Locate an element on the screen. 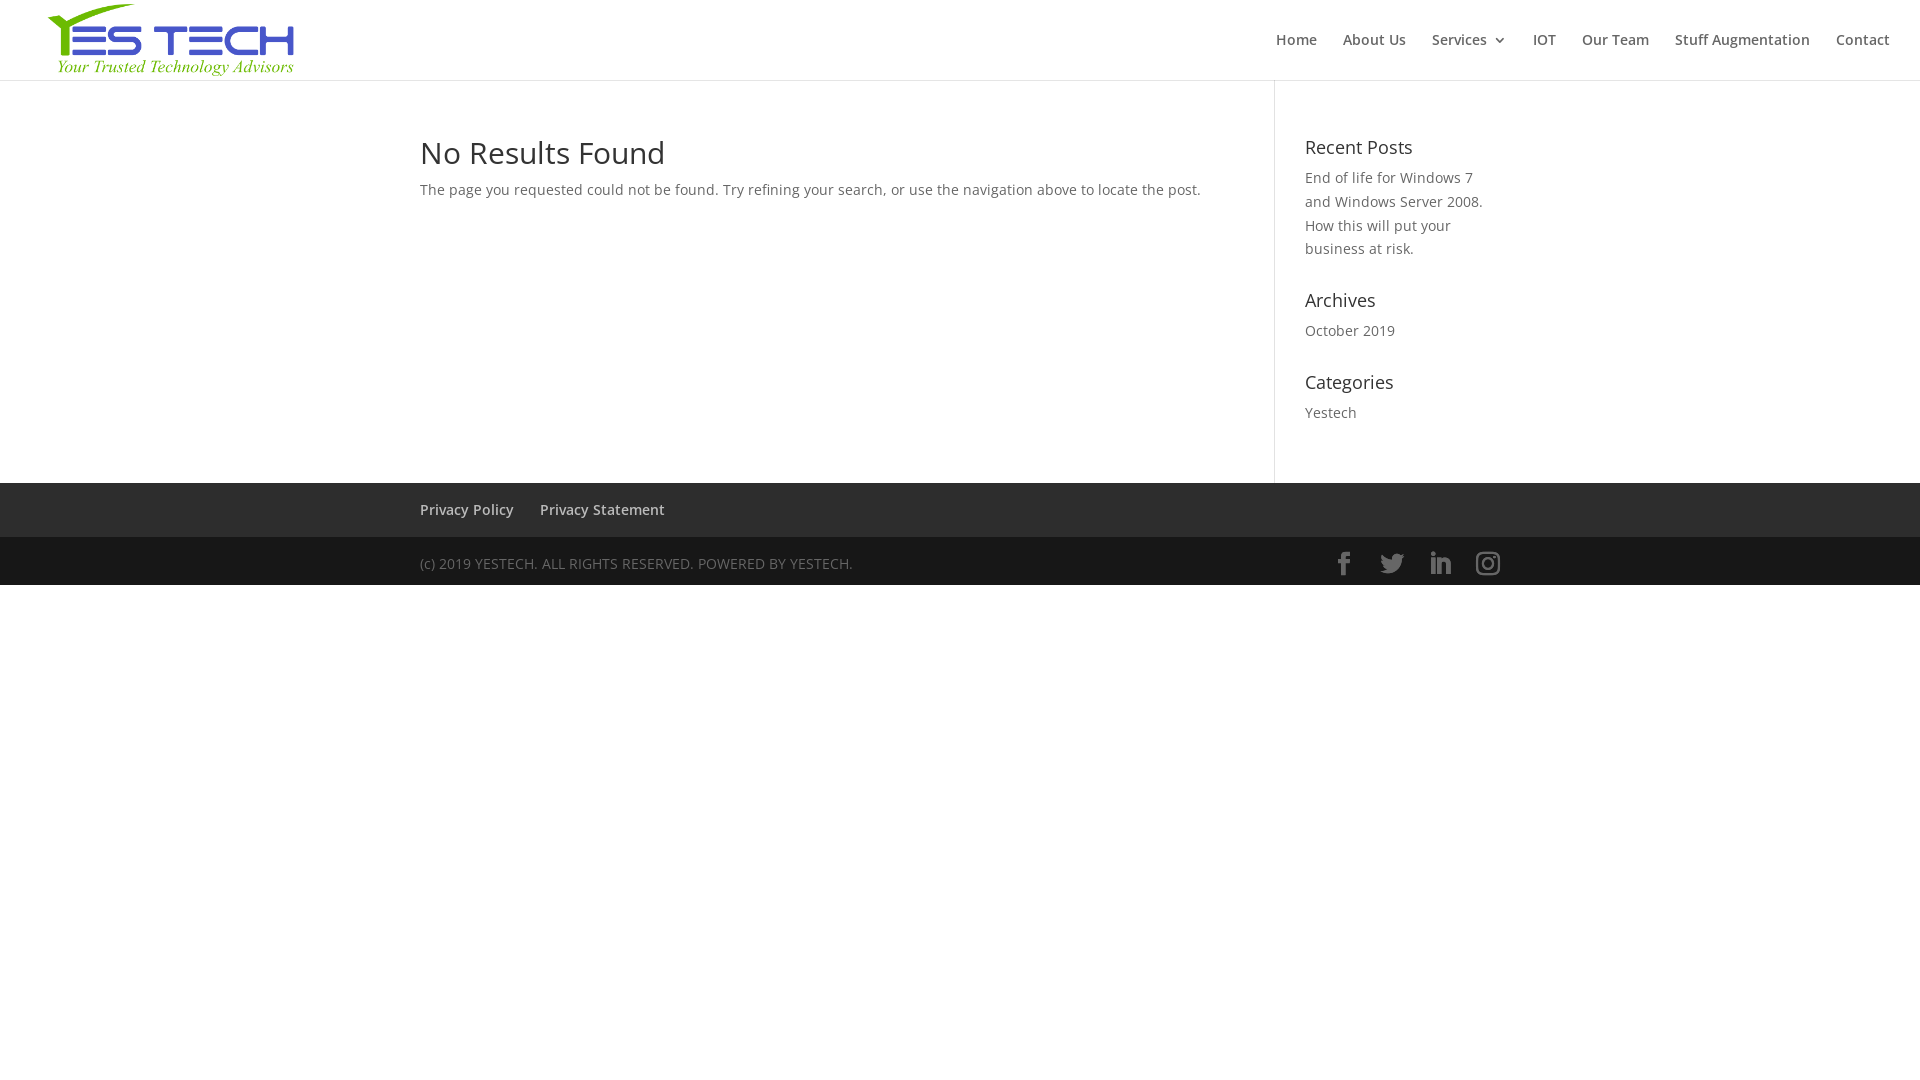 This screenshot has width=1920, height=1080. 'Yestech' is located at coordinates (1305, 411).